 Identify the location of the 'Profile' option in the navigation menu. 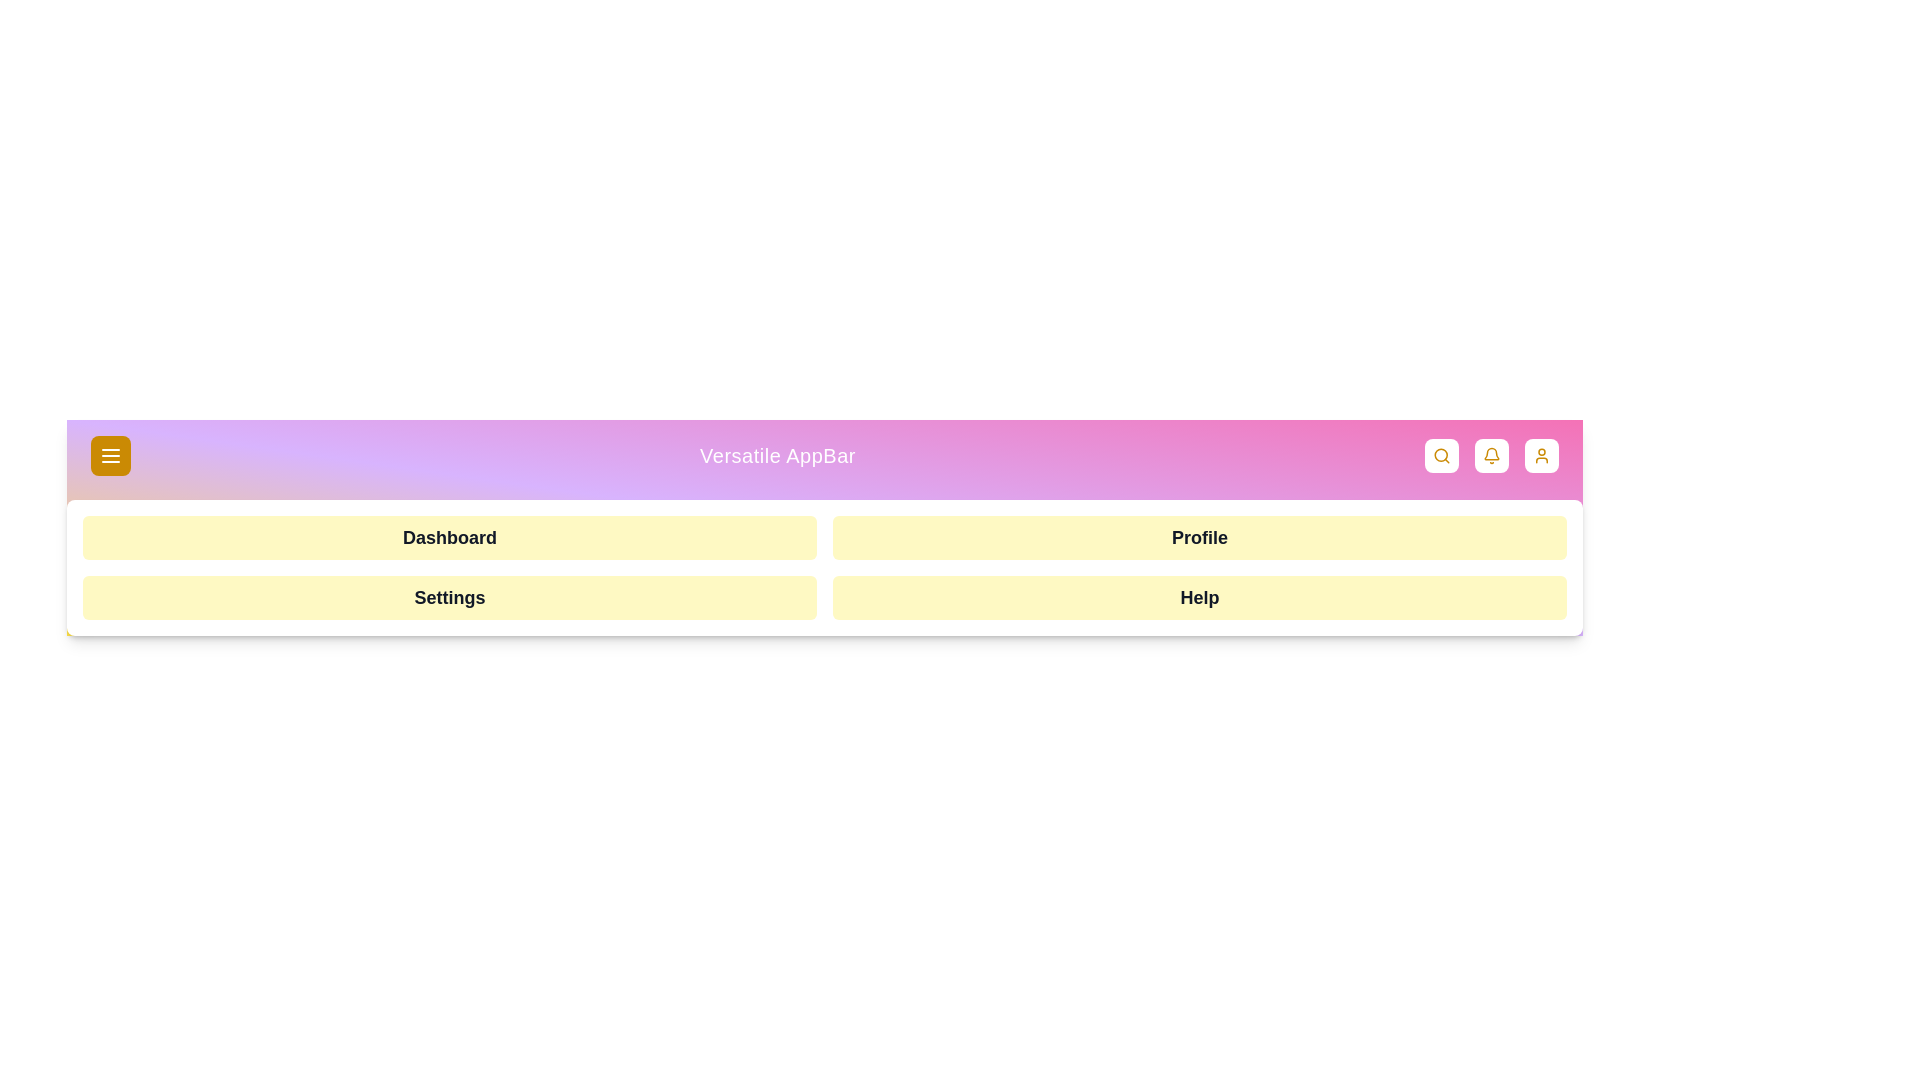
(1200, 536).